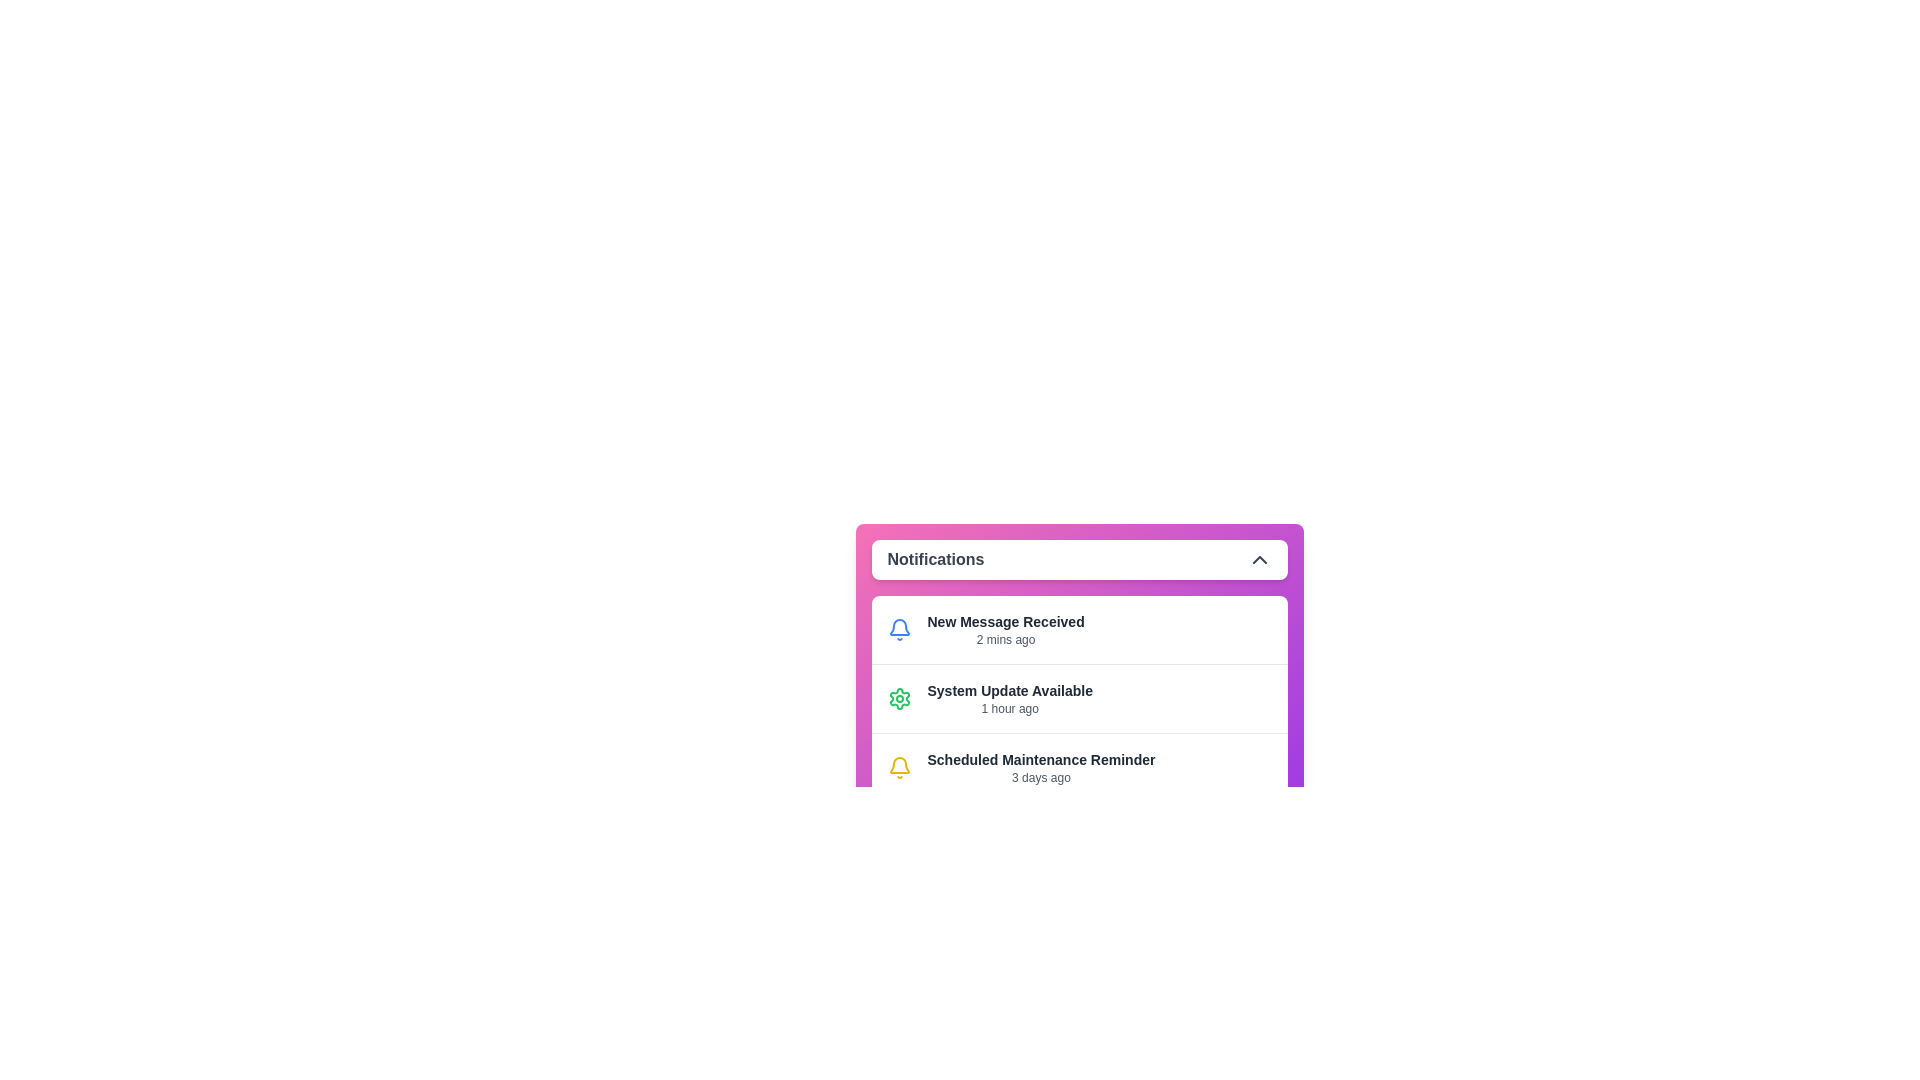 The width and height of the screenshot is (1920, 1080). I want to click on the 'System Update Available' notification text block, which is the second entry in the list of notifications and serves as an interactive link, so click(1010, 697).